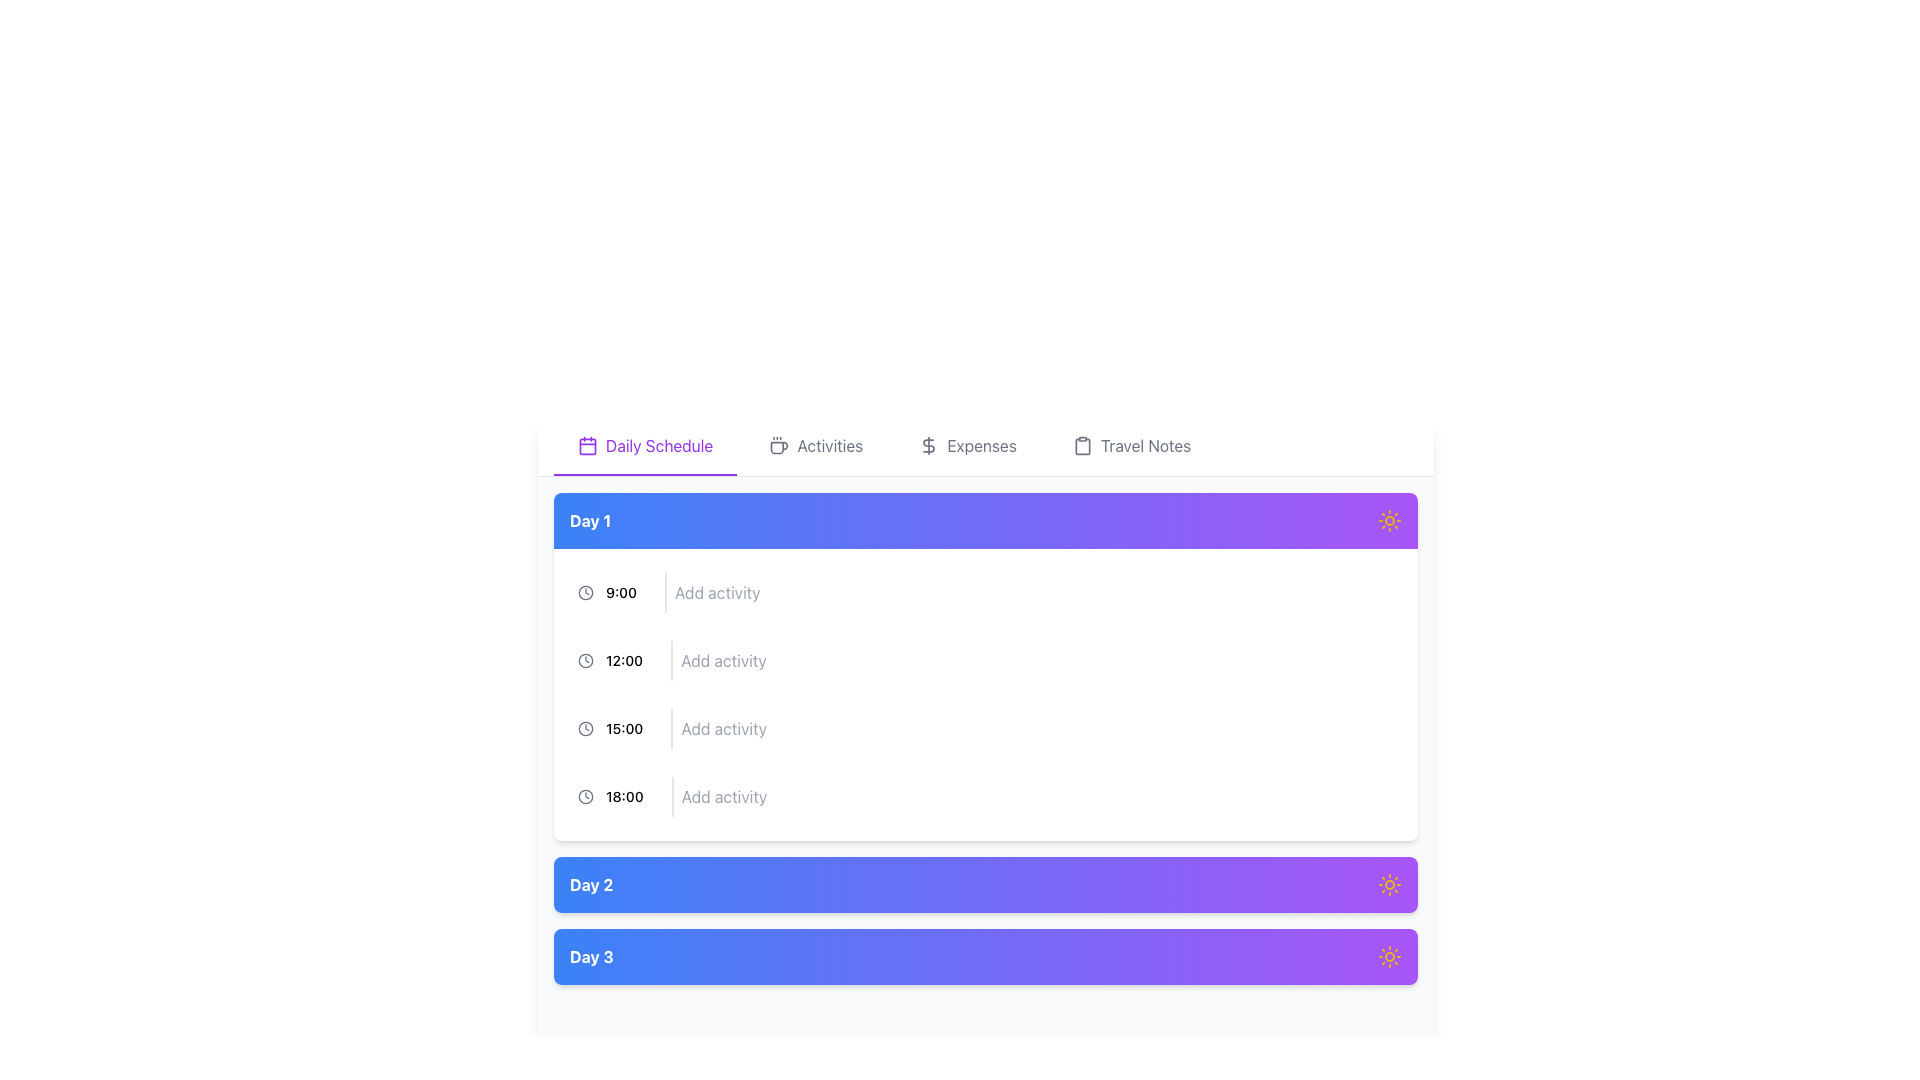  What do you see at coordinates (584, 796) in the screenshot?
I see `the clock icon with a circular outline and two thin hands, located in the 'Day 1' section next to the '18:00' text` at bounding box center [584, 796].